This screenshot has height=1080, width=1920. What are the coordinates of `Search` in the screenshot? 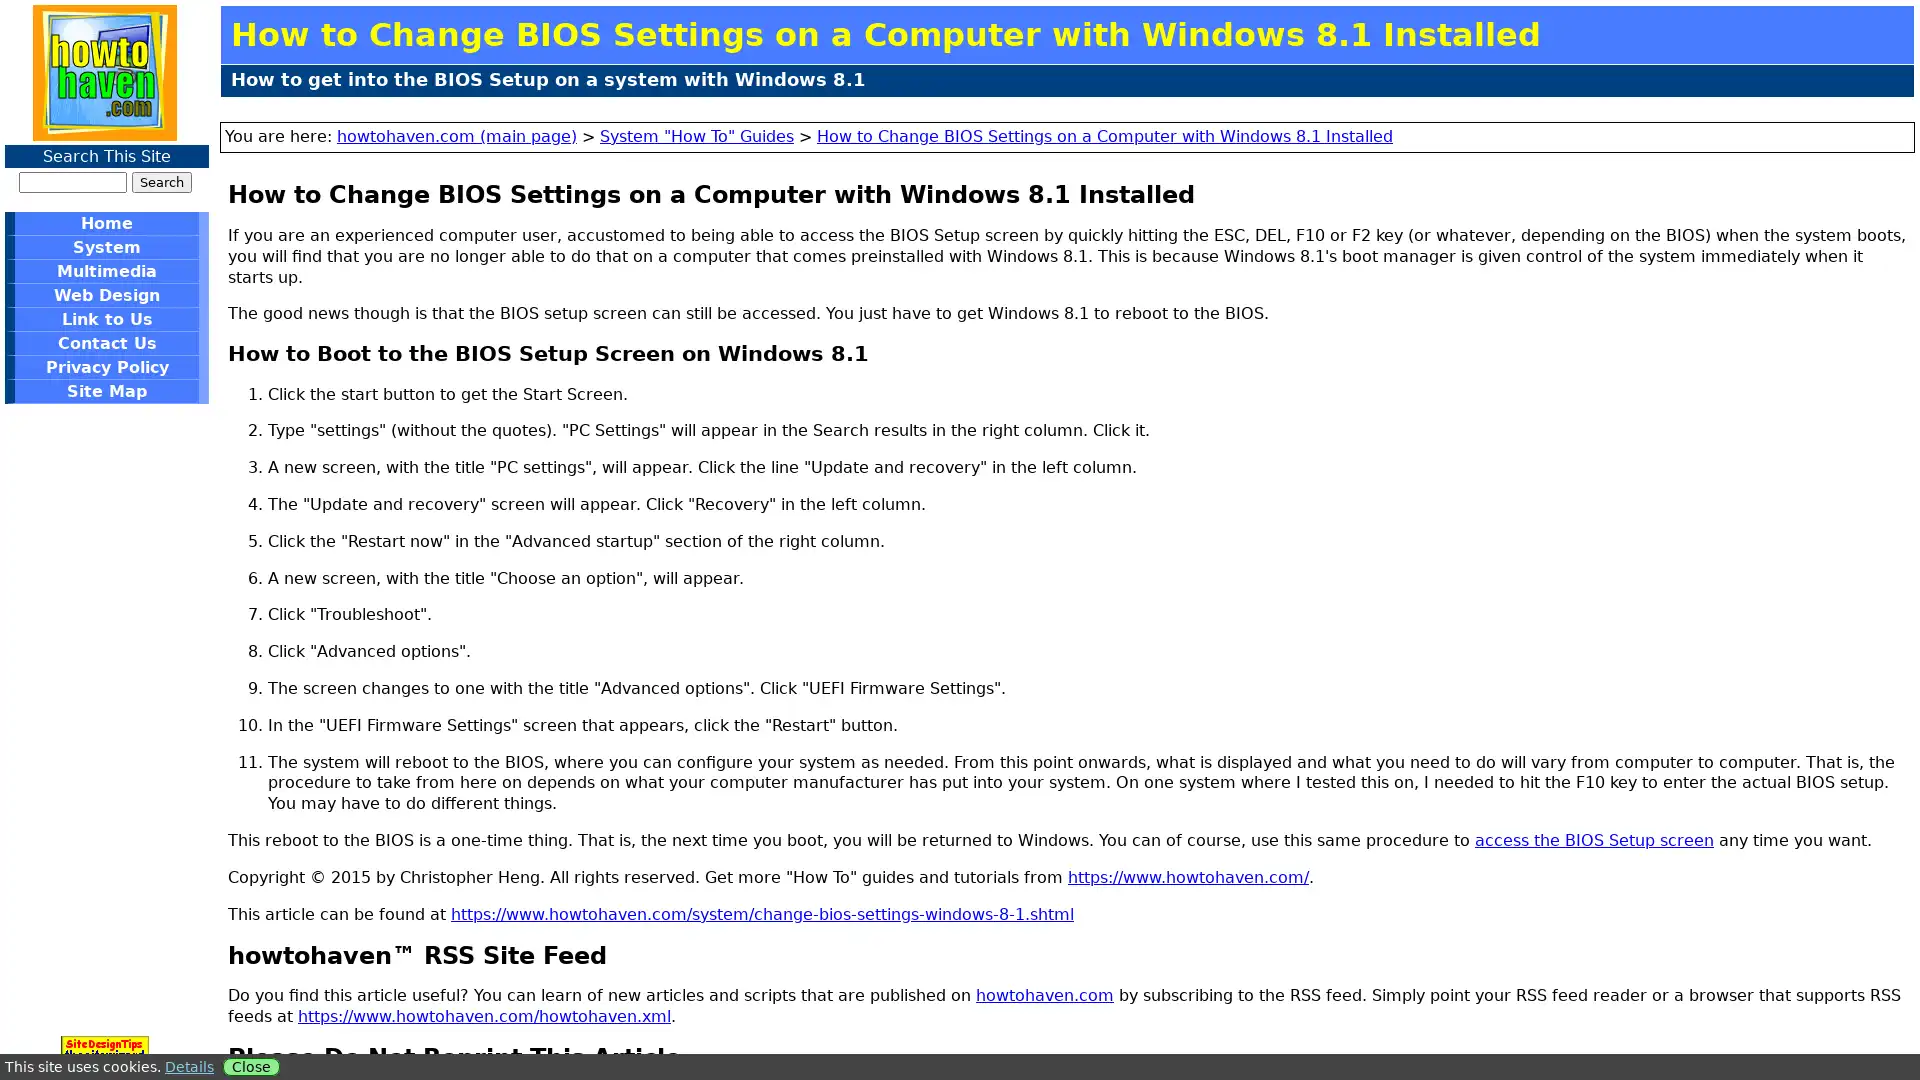 It's located at (161, 182).